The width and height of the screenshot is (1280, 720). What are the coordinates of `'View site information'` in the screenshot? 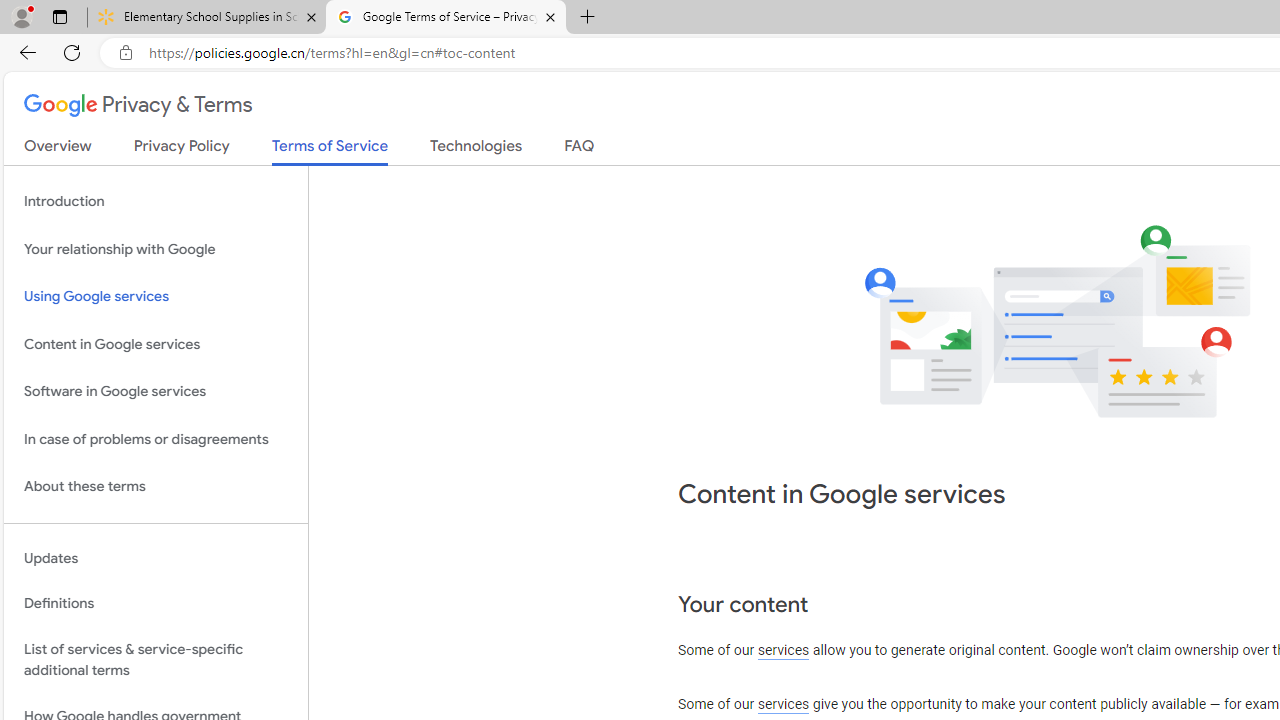 It's located at (125, 52).